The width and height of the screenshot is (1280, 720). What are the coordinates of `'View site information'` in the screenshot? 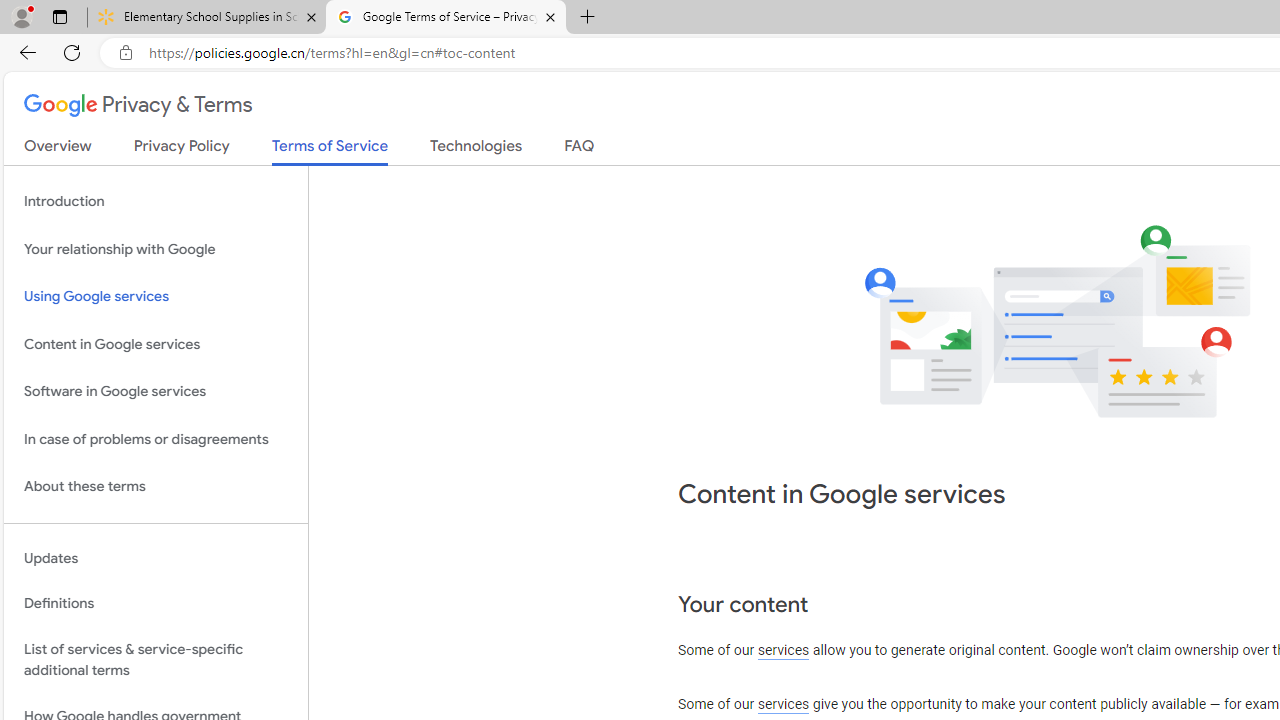 It's located at (125, 52).